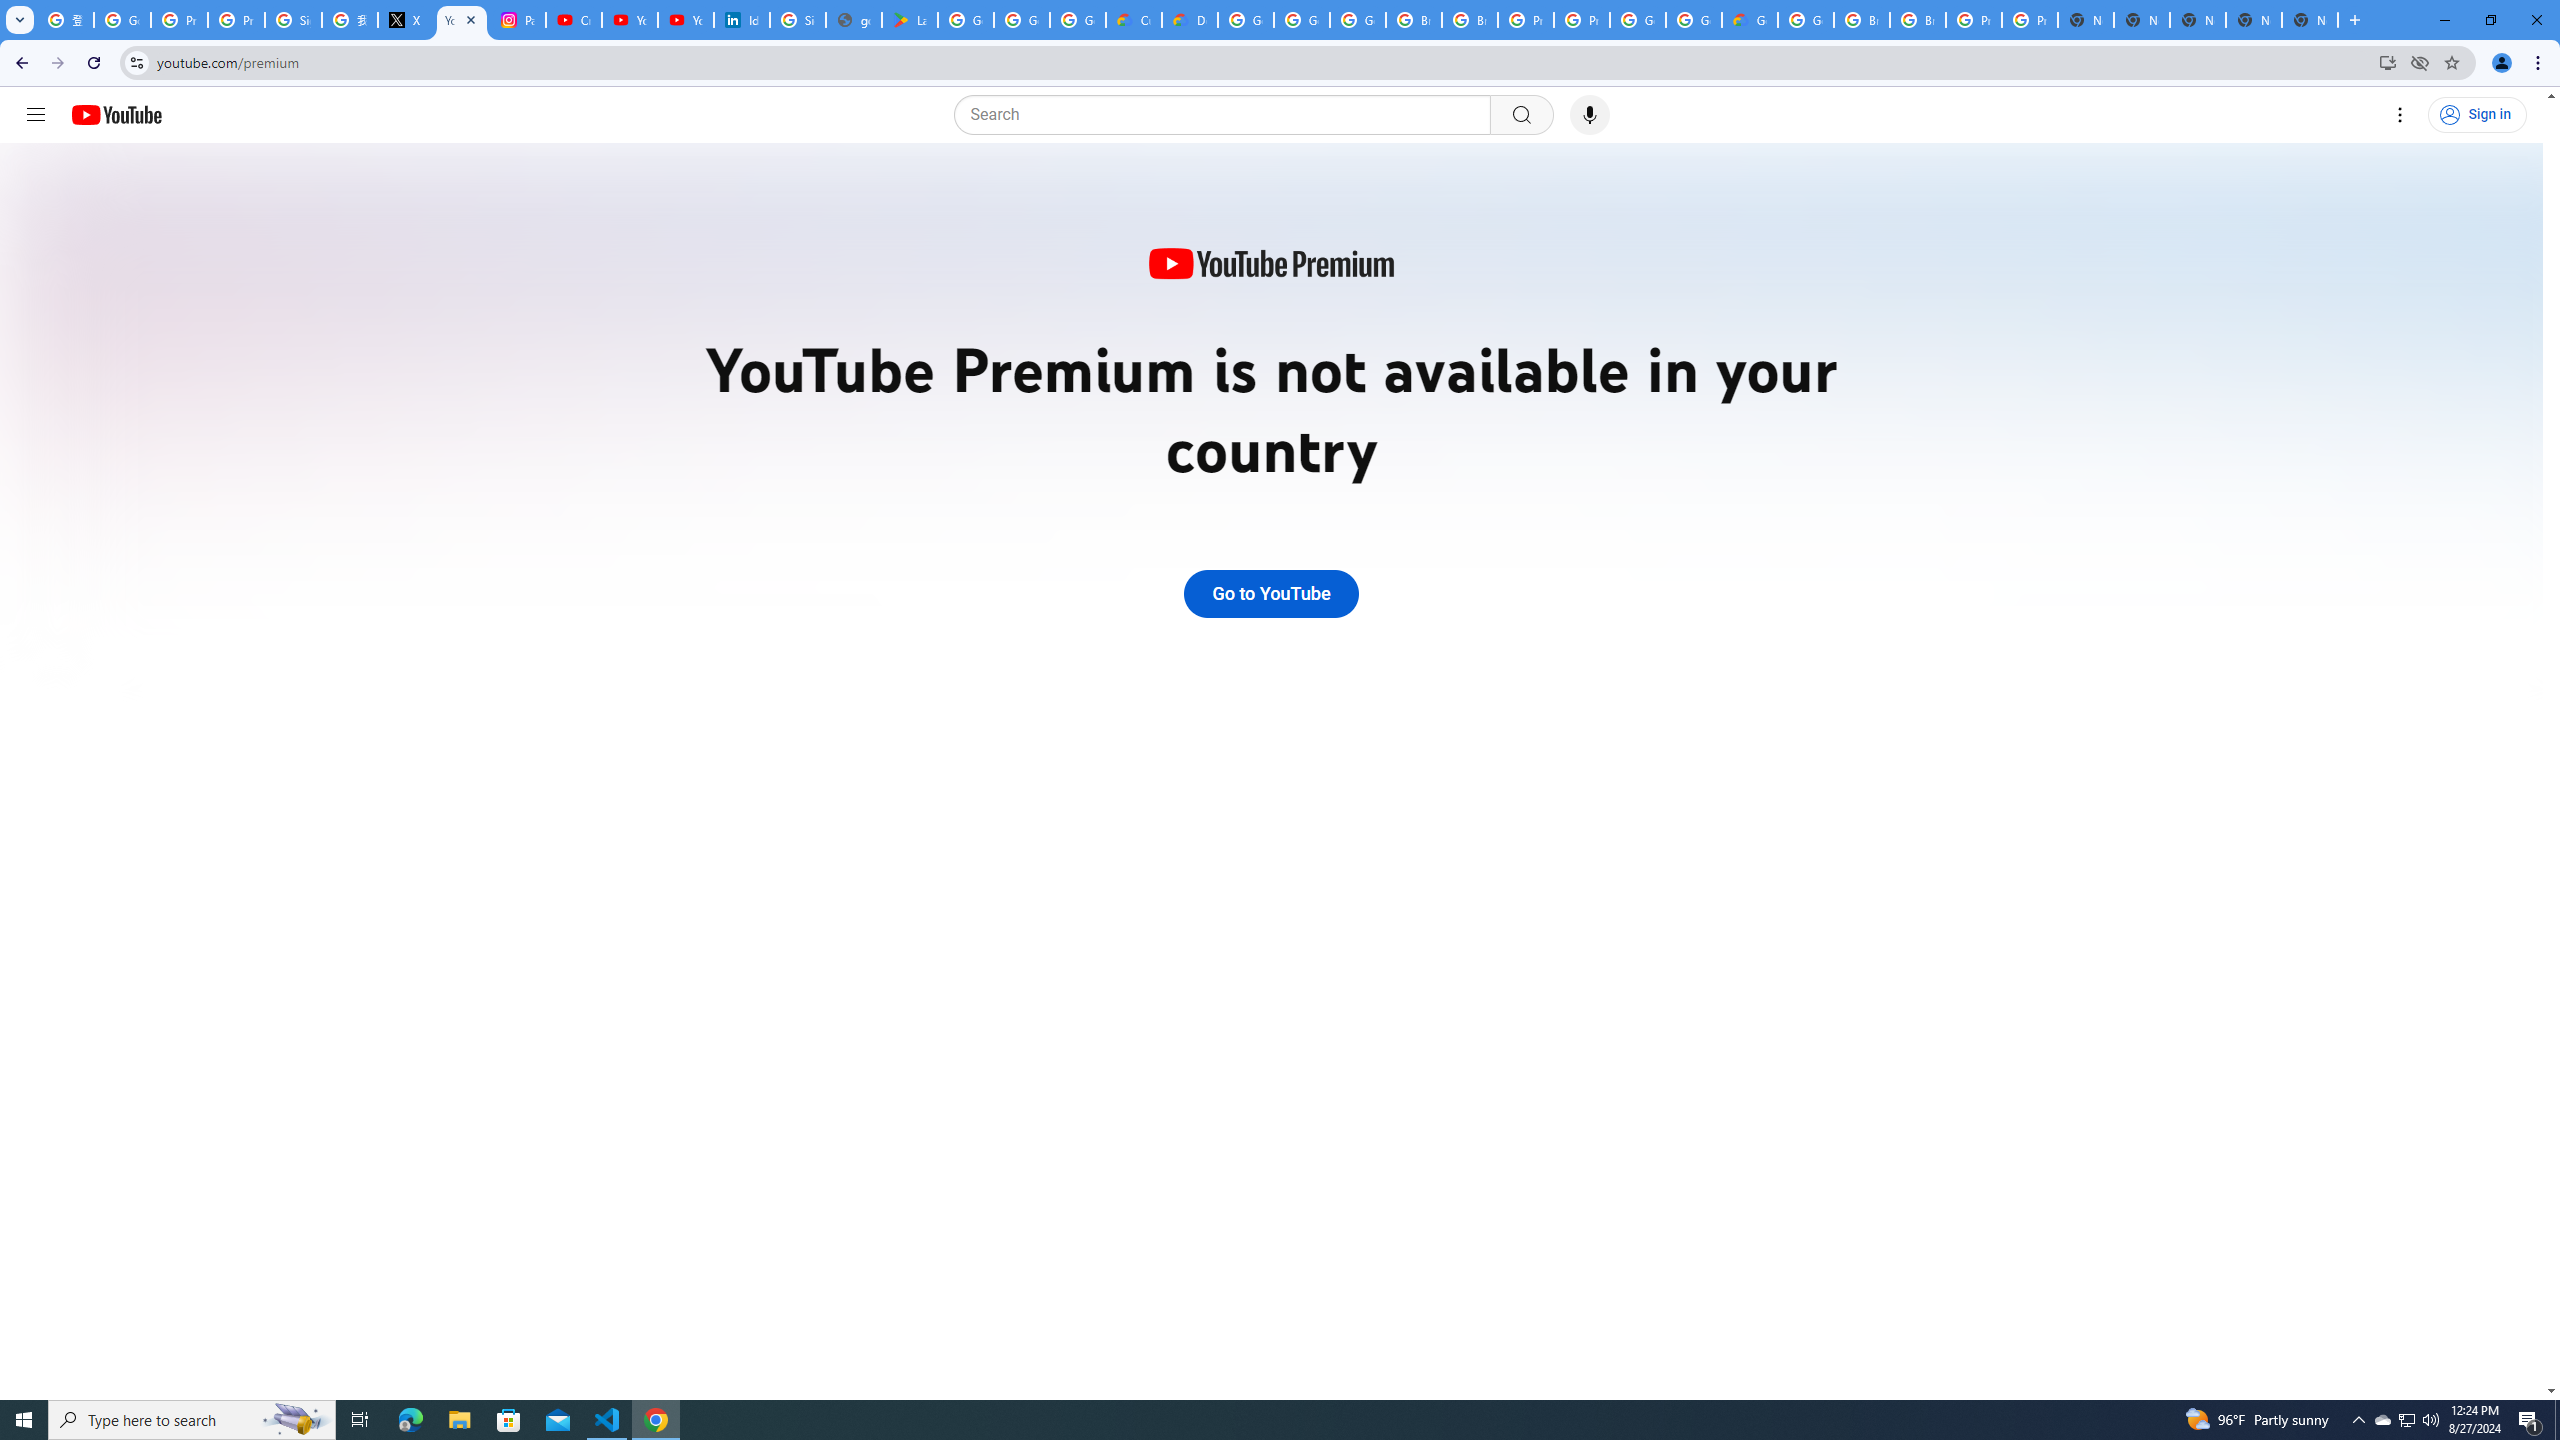 This screenshot has width=2560, height=1440. What do you see at coordinates (404, 19) in the screenshot?
I see `'X'` at bounding box center [404, 19].